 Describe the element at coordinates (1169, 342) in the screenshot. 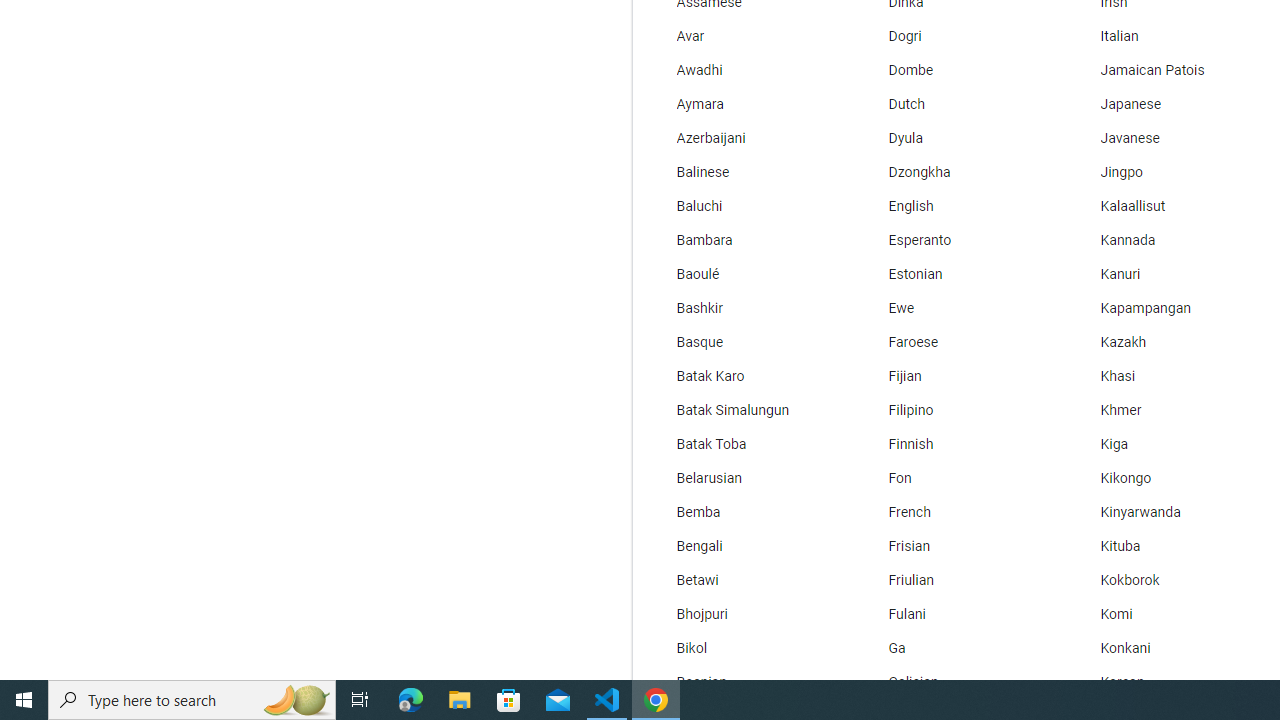

I see `'Kazakh'` at that location.